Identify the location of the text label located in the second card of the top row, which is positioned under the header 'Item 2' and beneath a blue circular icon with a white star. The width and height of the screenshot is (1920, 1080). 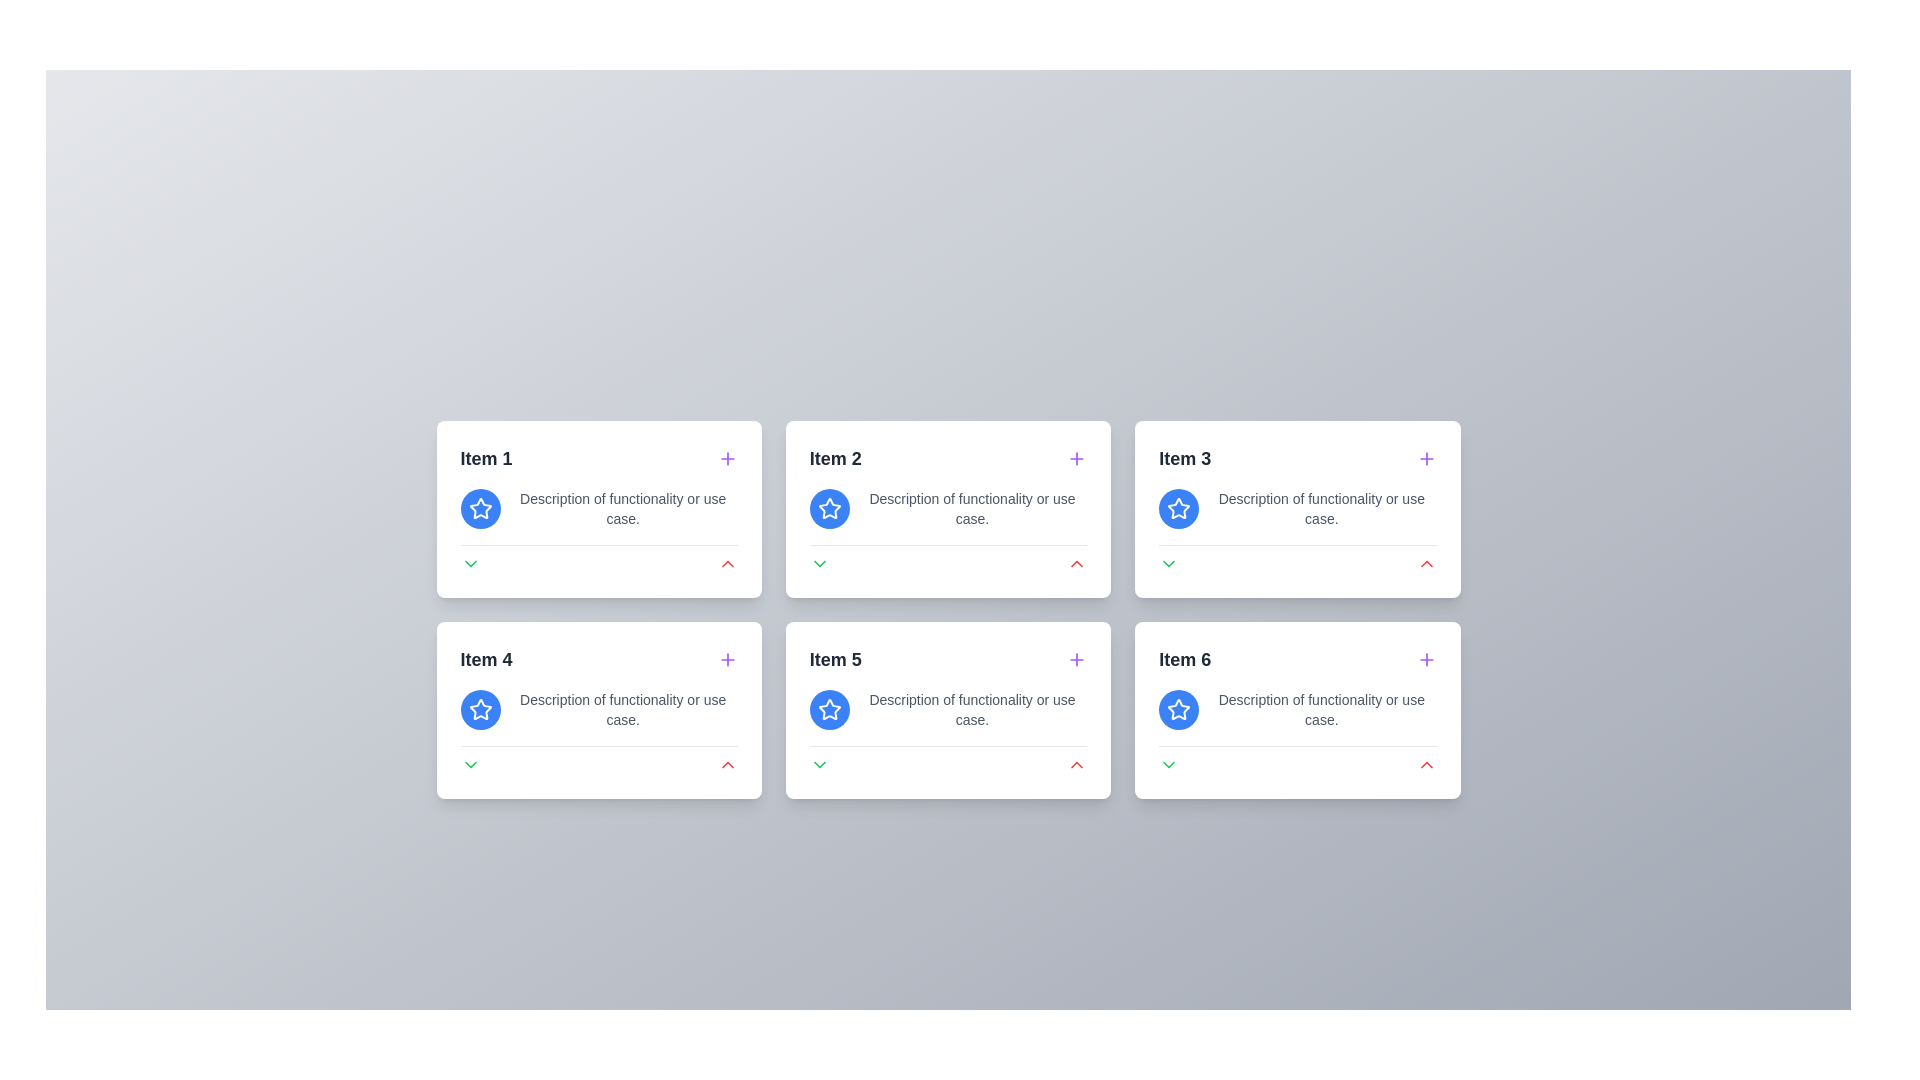
(972, 508).